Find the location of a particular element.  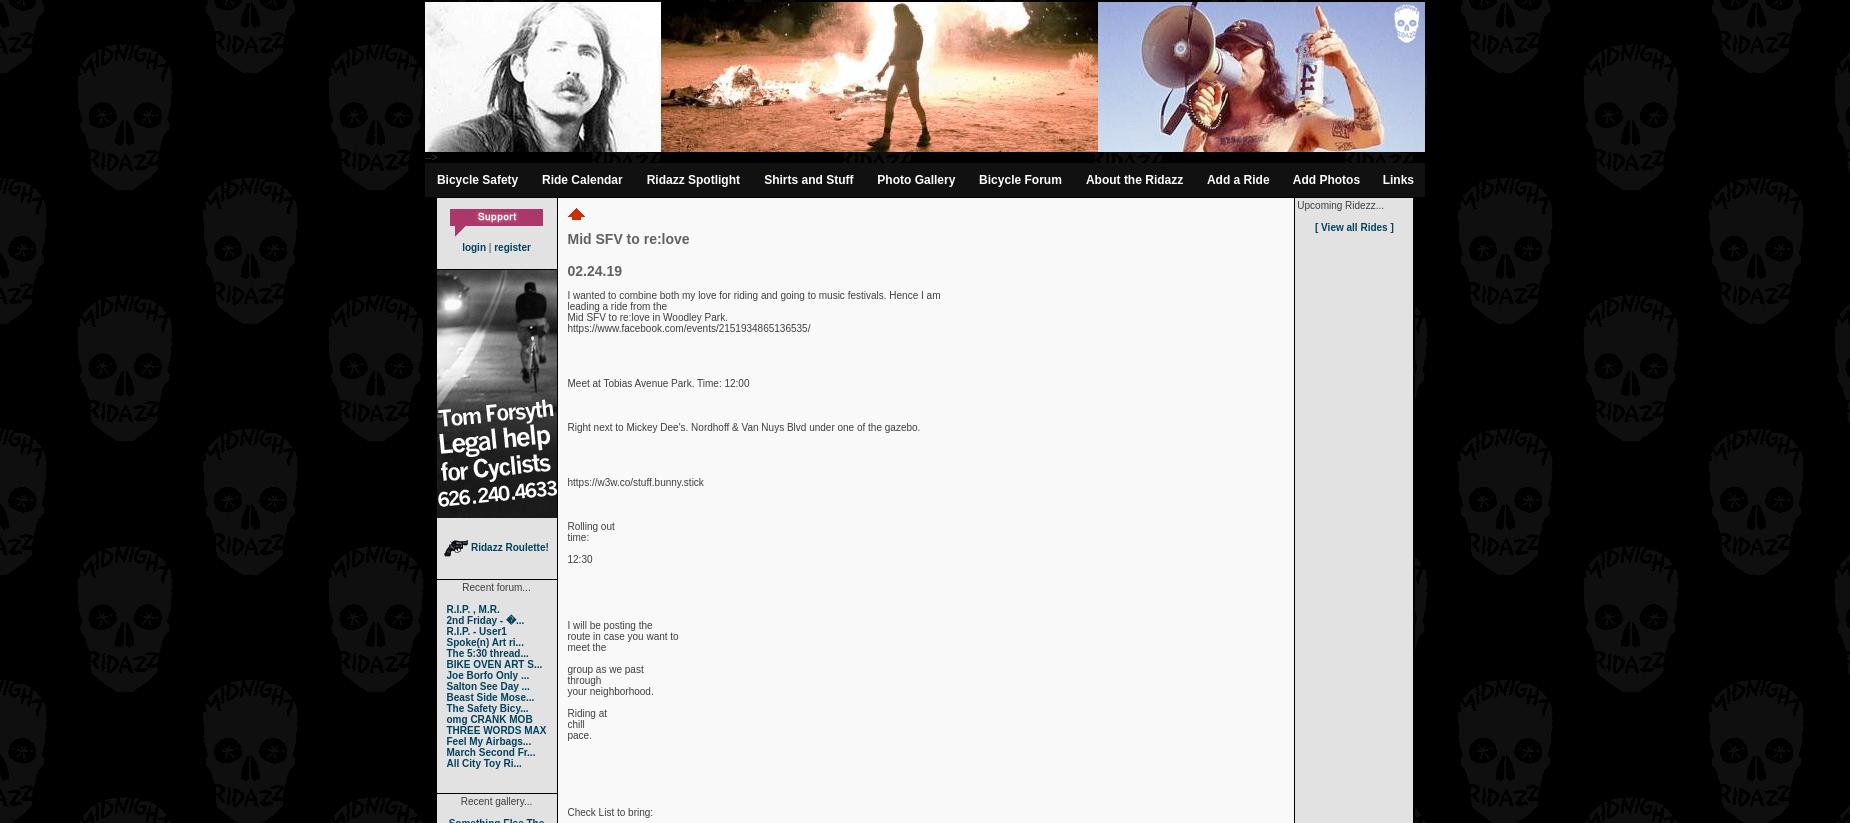

'omg CRANK MOB' is located at coordinates (488, 719).